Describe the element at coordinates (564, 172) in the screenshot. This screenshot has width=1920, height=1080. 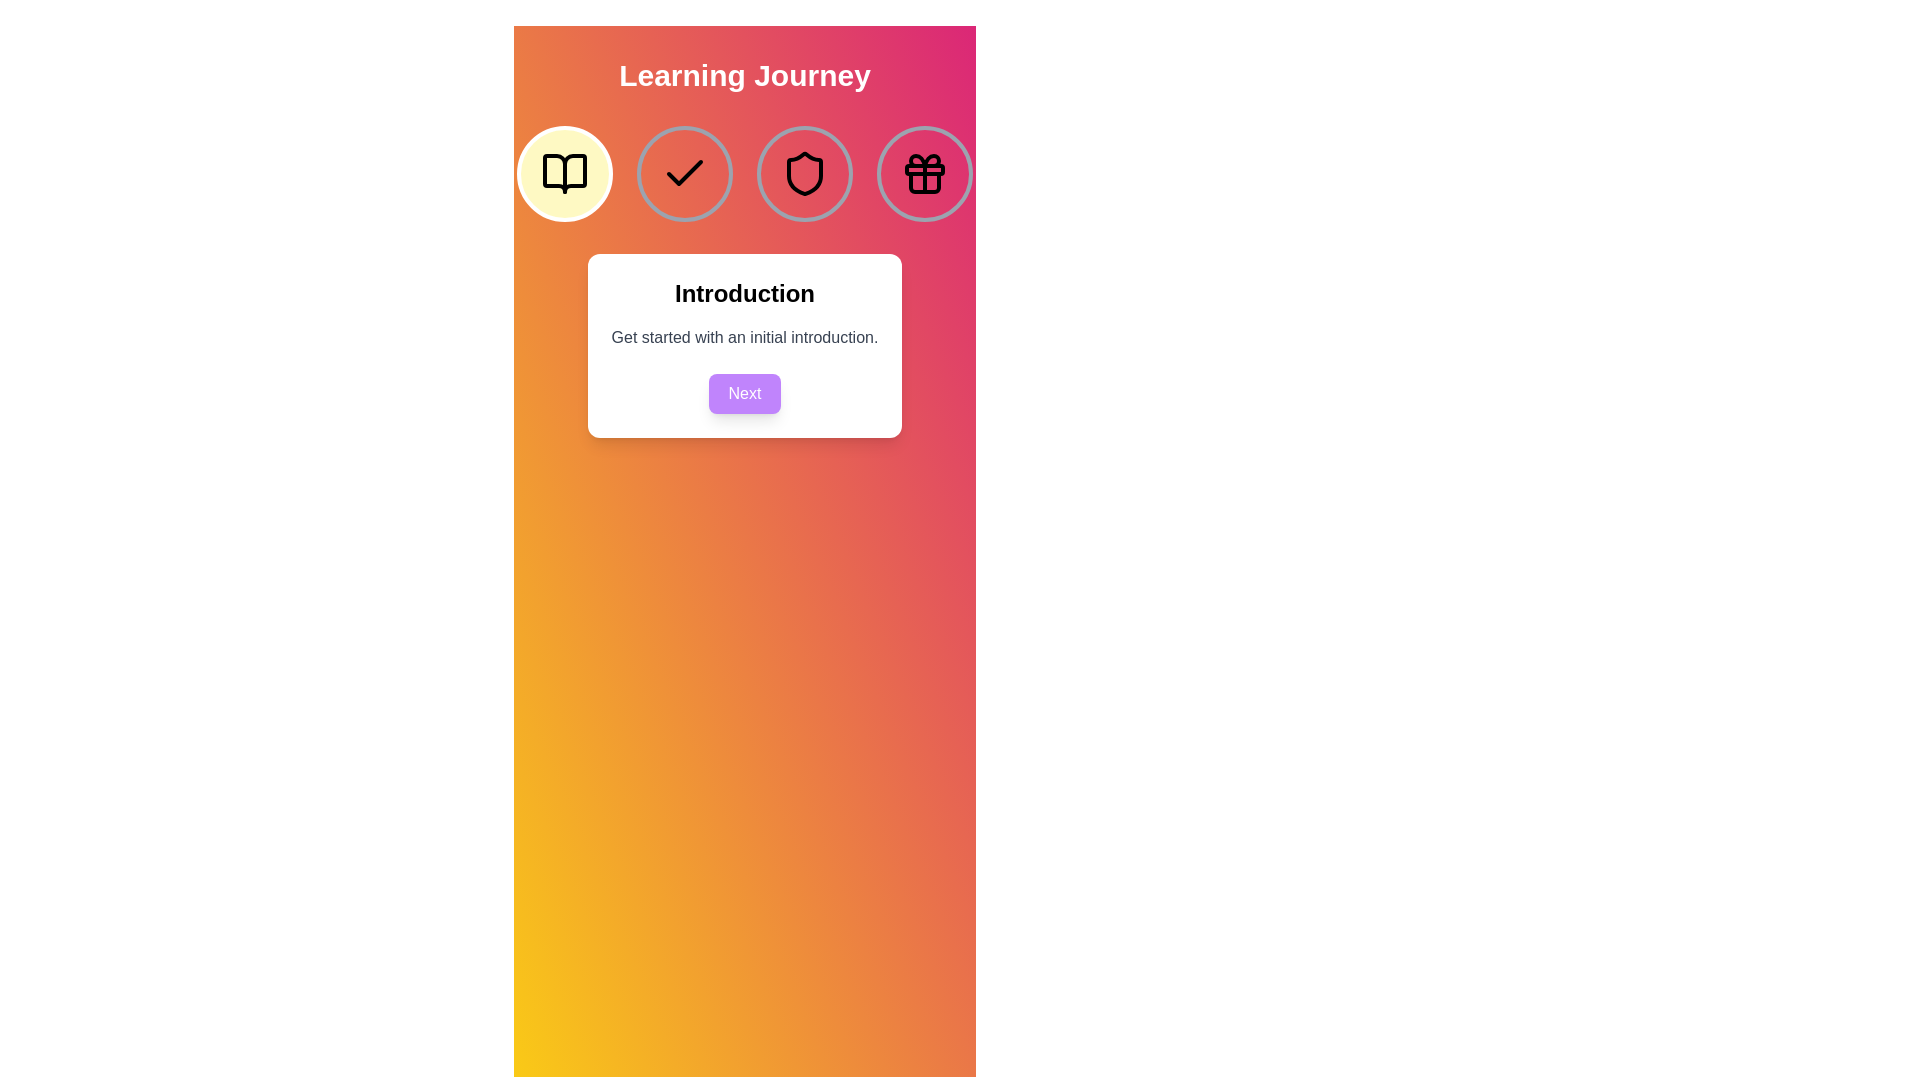
I see `the step icon corresponding to Introduction` at that location.